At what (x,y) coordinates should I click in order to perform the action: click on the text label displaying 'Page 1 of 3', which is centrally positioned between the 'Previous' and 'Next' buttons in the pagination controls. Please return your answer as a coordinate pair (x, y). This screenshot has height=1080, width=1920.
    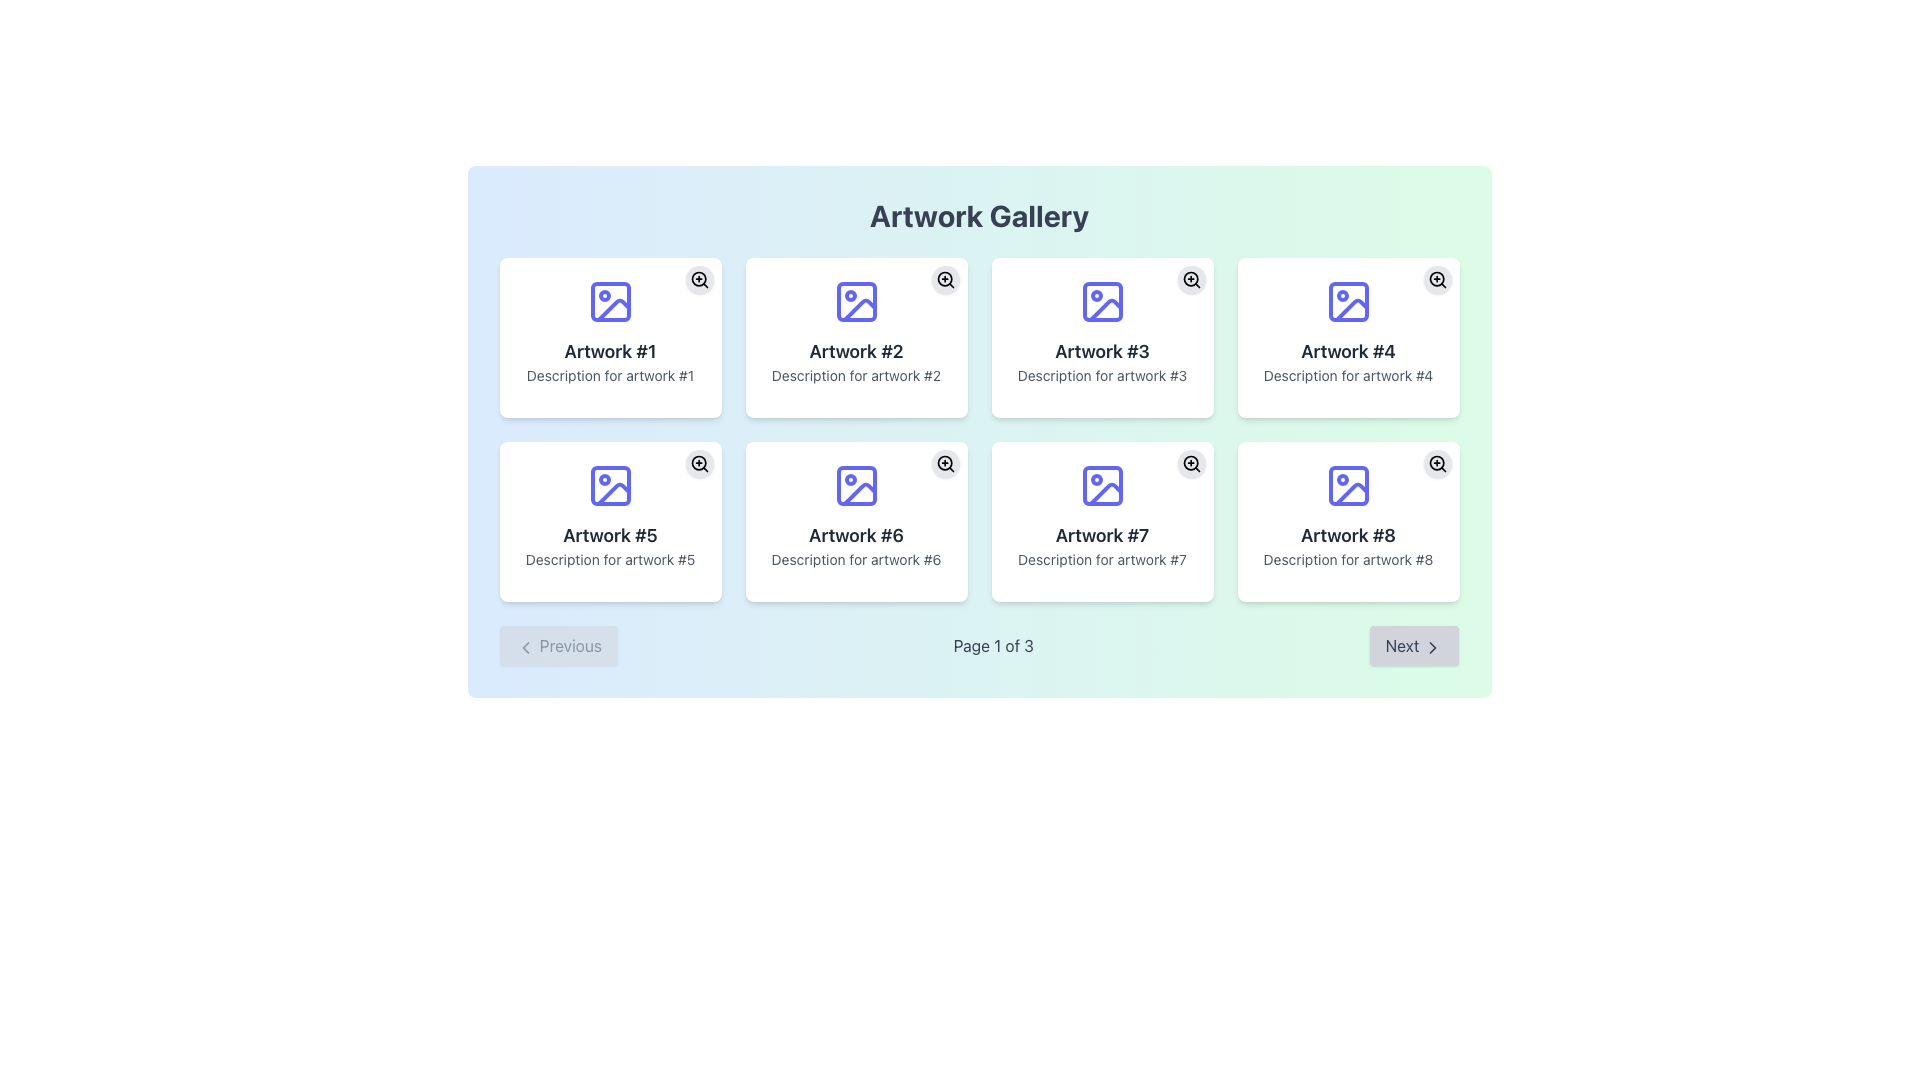
    Looking at the image, I should click on (993, 645).